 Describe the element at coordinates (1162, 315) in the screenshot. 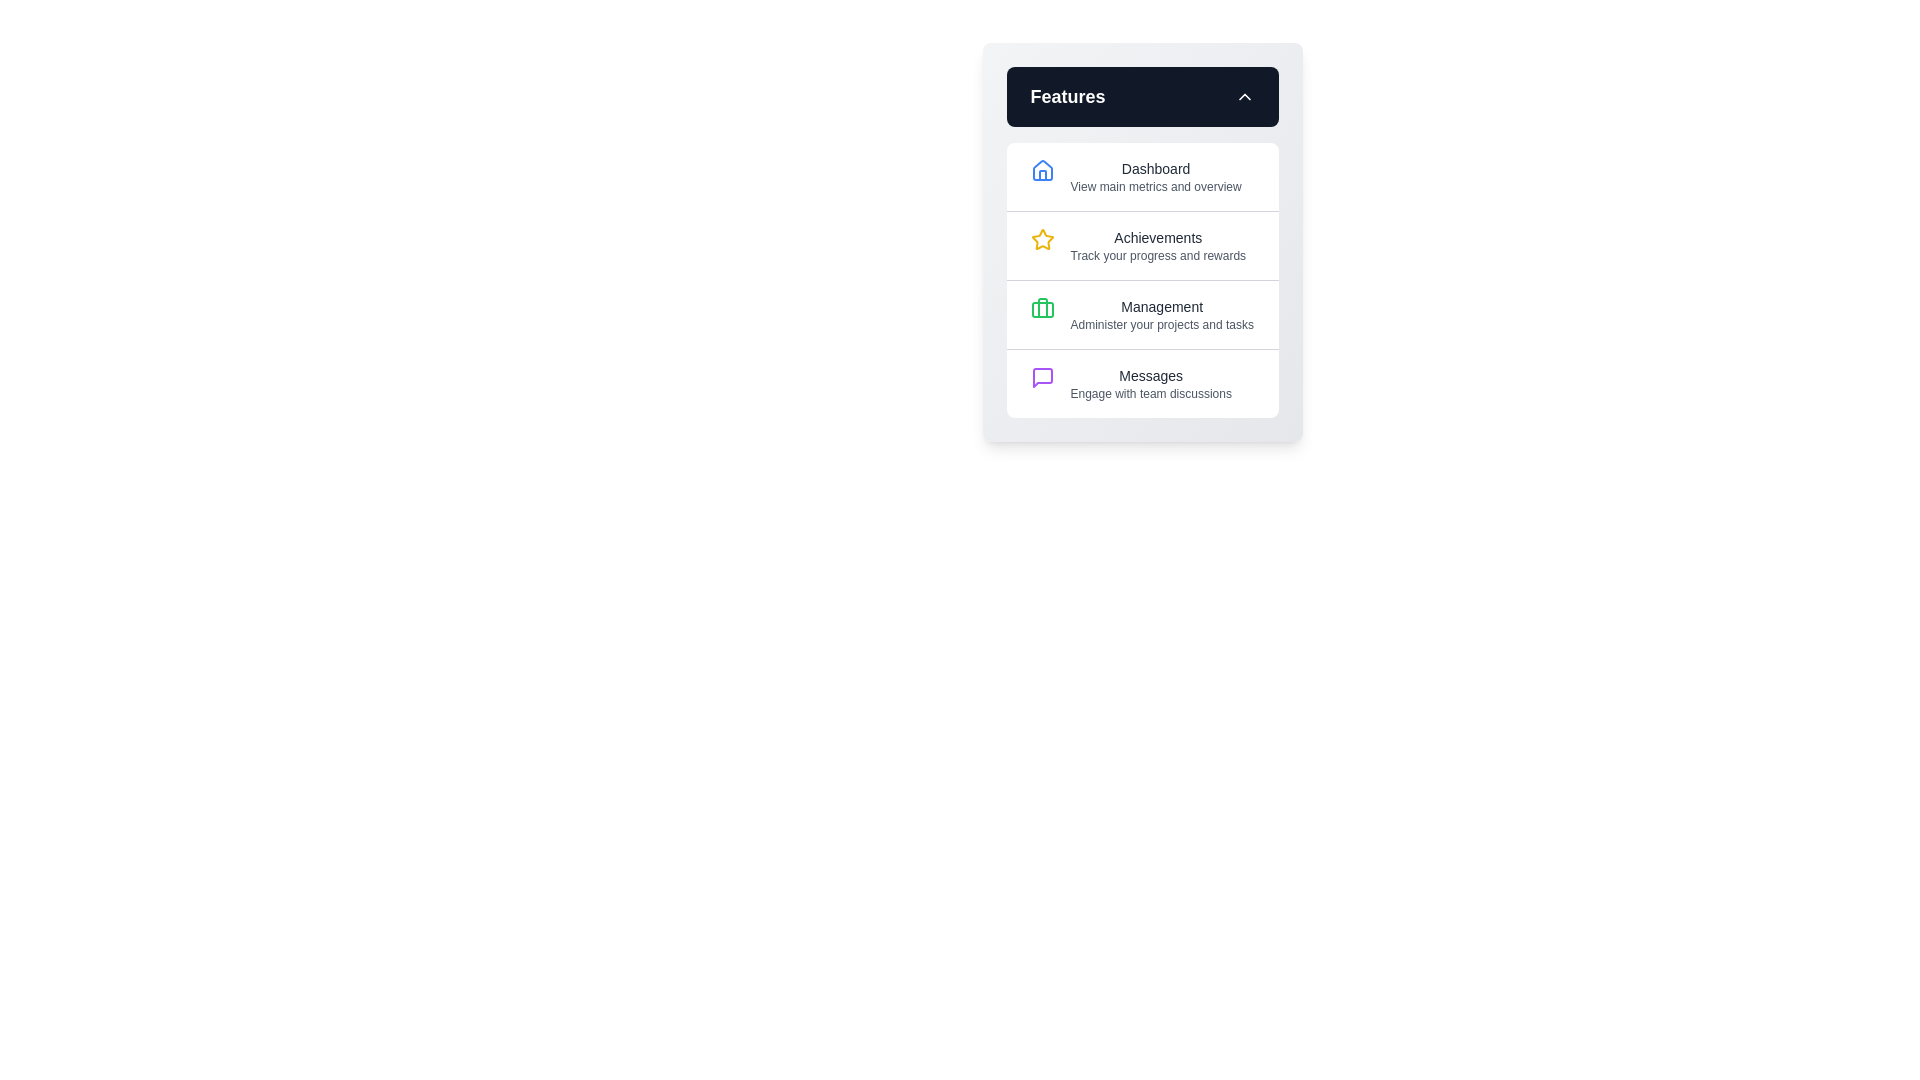

I see `the 'Management' text label, which is the third entry under the 'Features' section` at that location.